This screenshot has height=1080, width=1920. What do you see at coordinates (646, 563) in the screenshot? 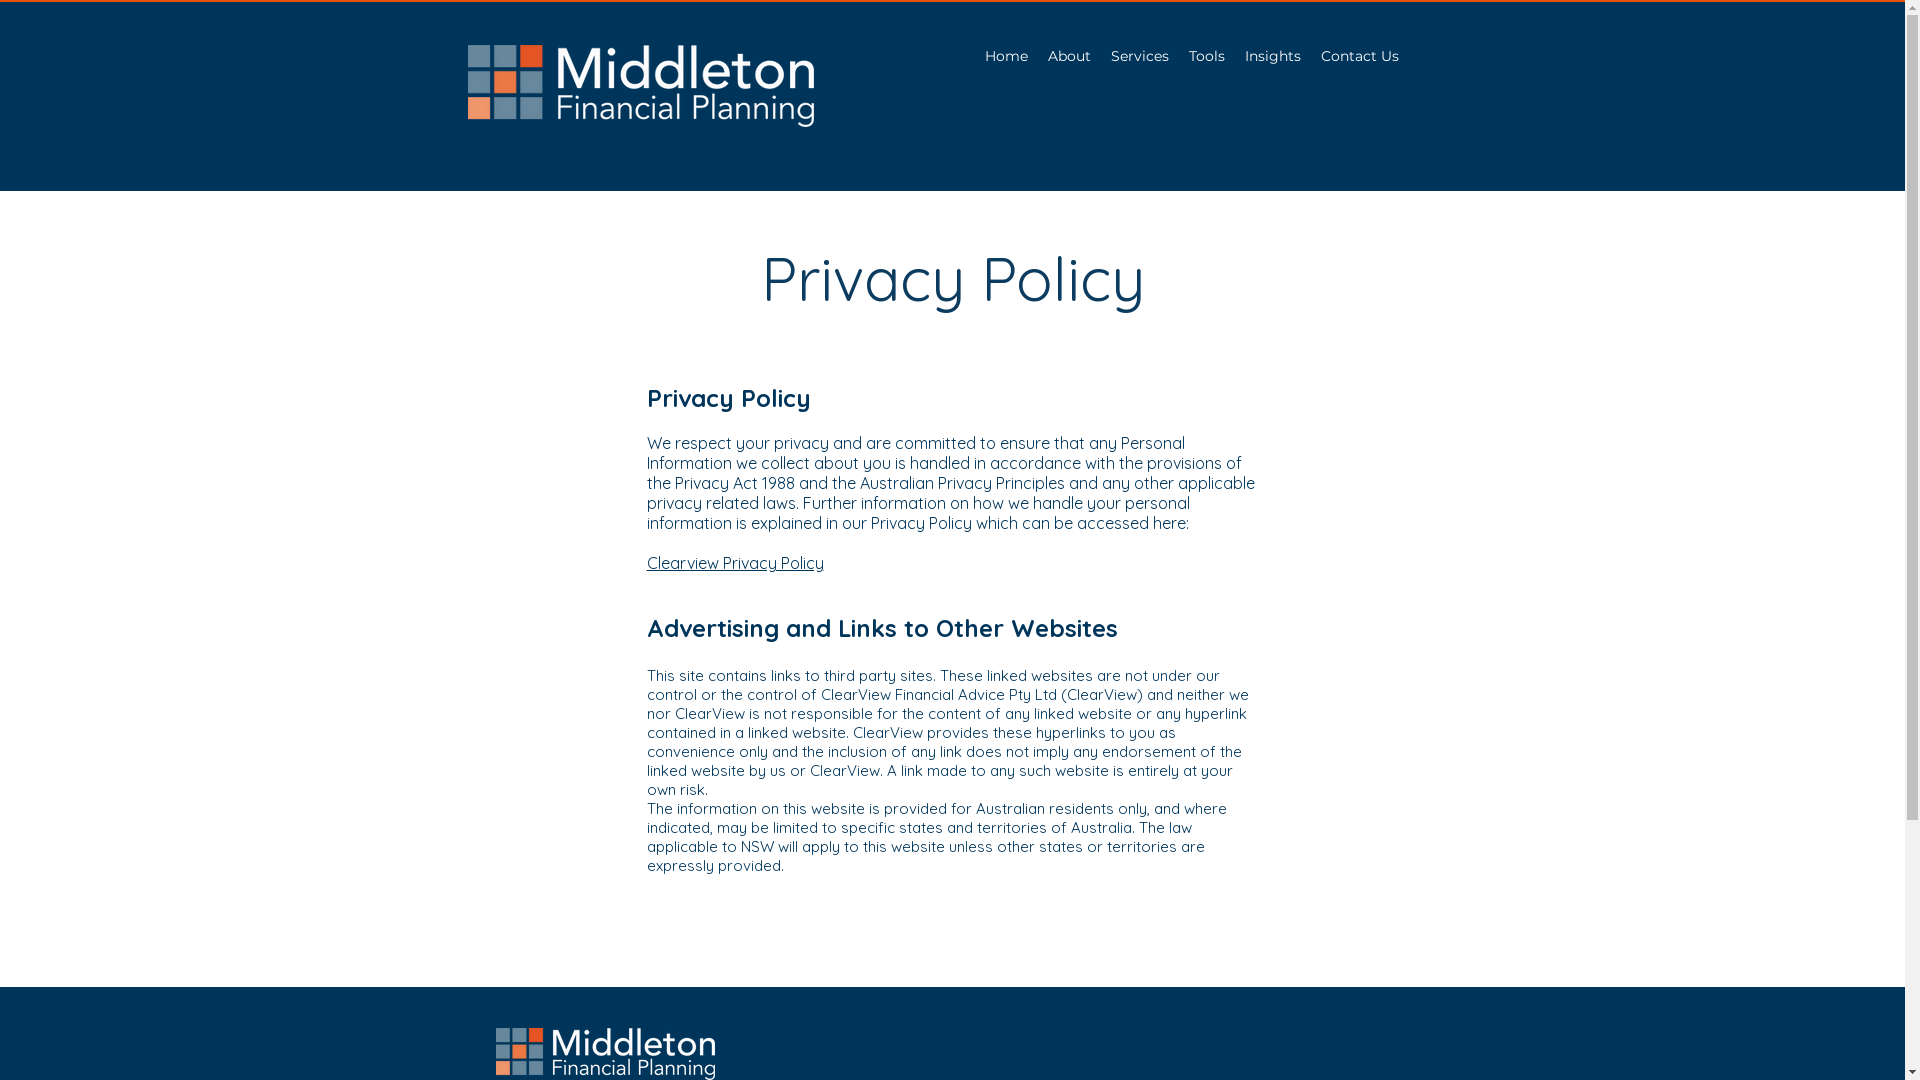
I see `'Clearview Privacy Policy'` at bounding box center [646, 563].